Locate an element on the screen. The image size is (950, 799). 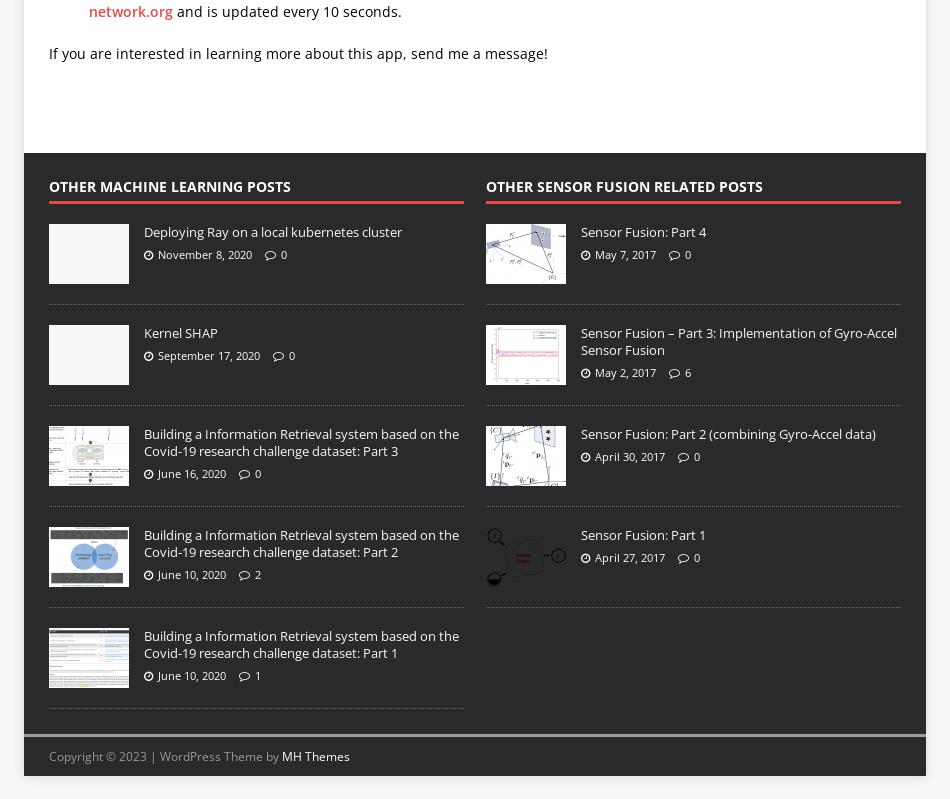
'Sensor Fusion: Part 1' is located at coordinates (642, 534).